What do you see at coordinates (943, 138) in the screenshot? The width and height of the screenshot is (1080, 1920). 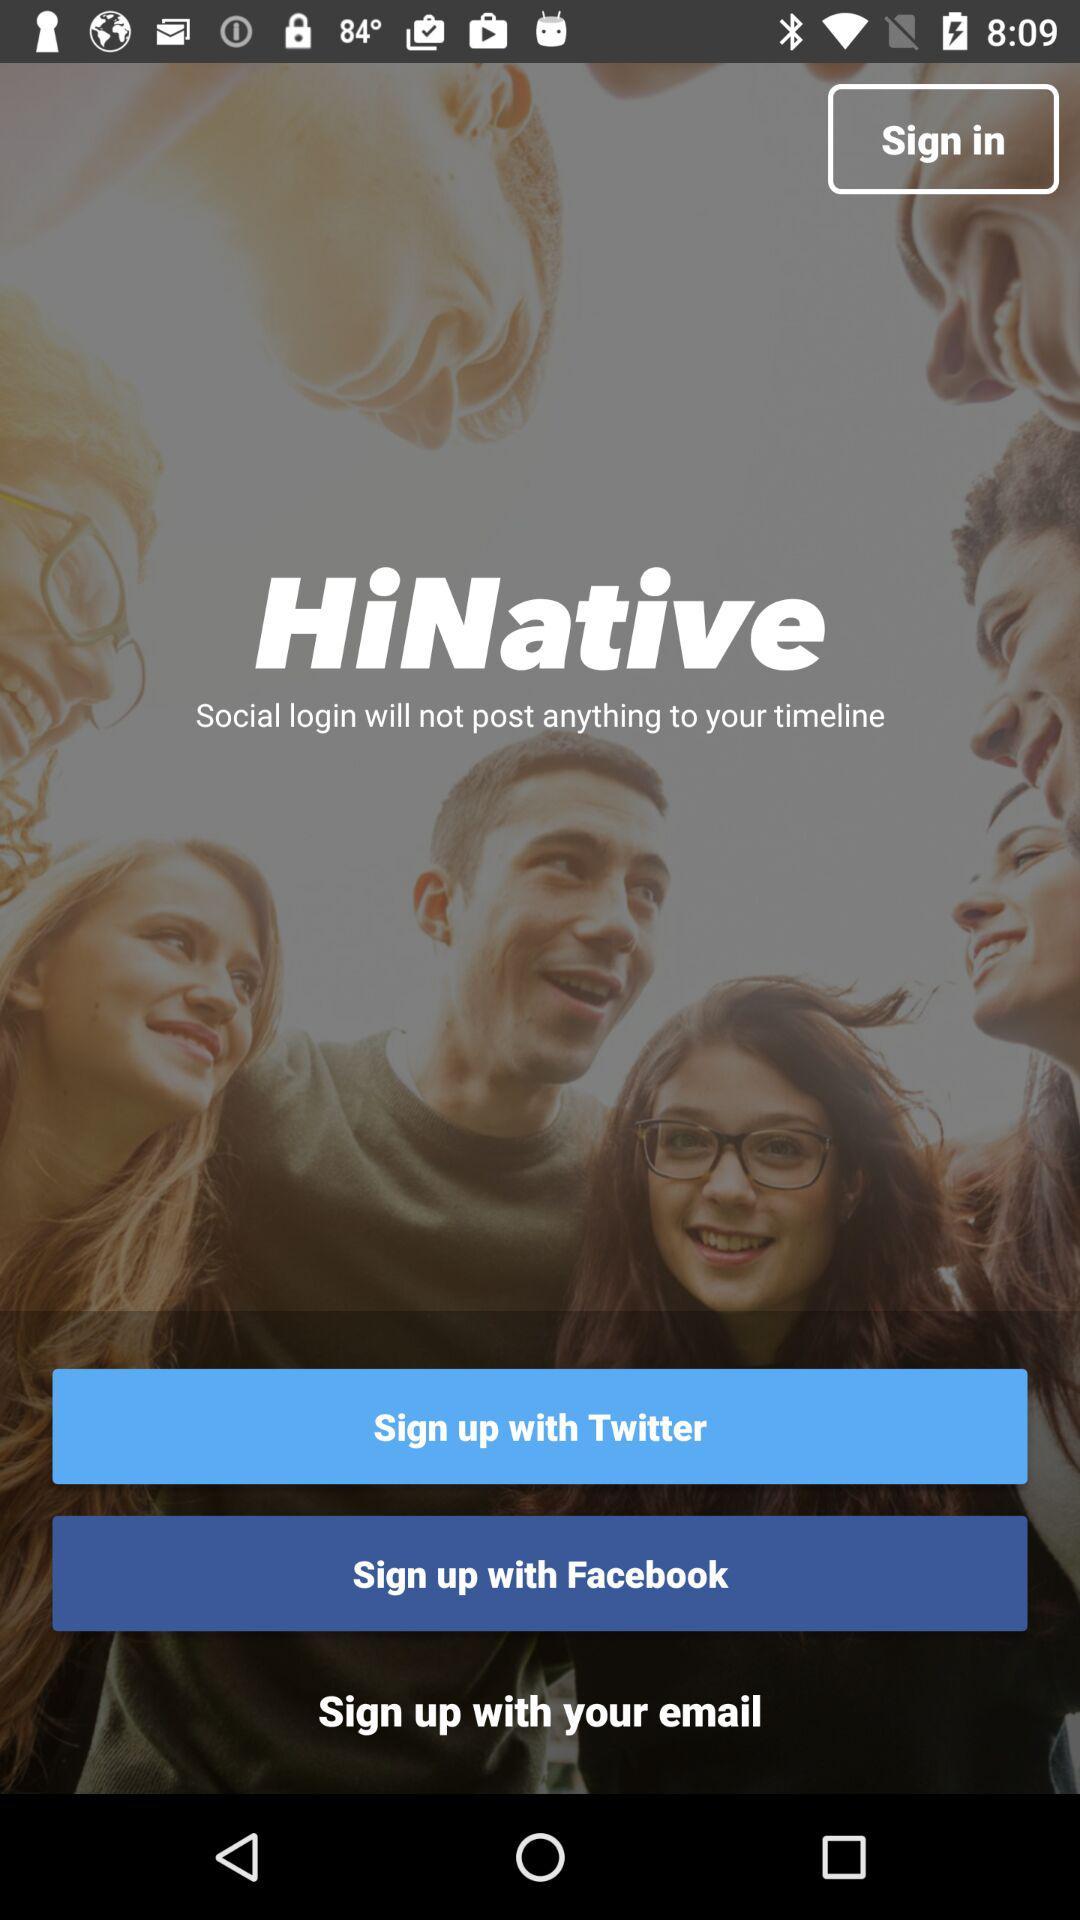 I see `sign in item` at bounding box center [943, 138].